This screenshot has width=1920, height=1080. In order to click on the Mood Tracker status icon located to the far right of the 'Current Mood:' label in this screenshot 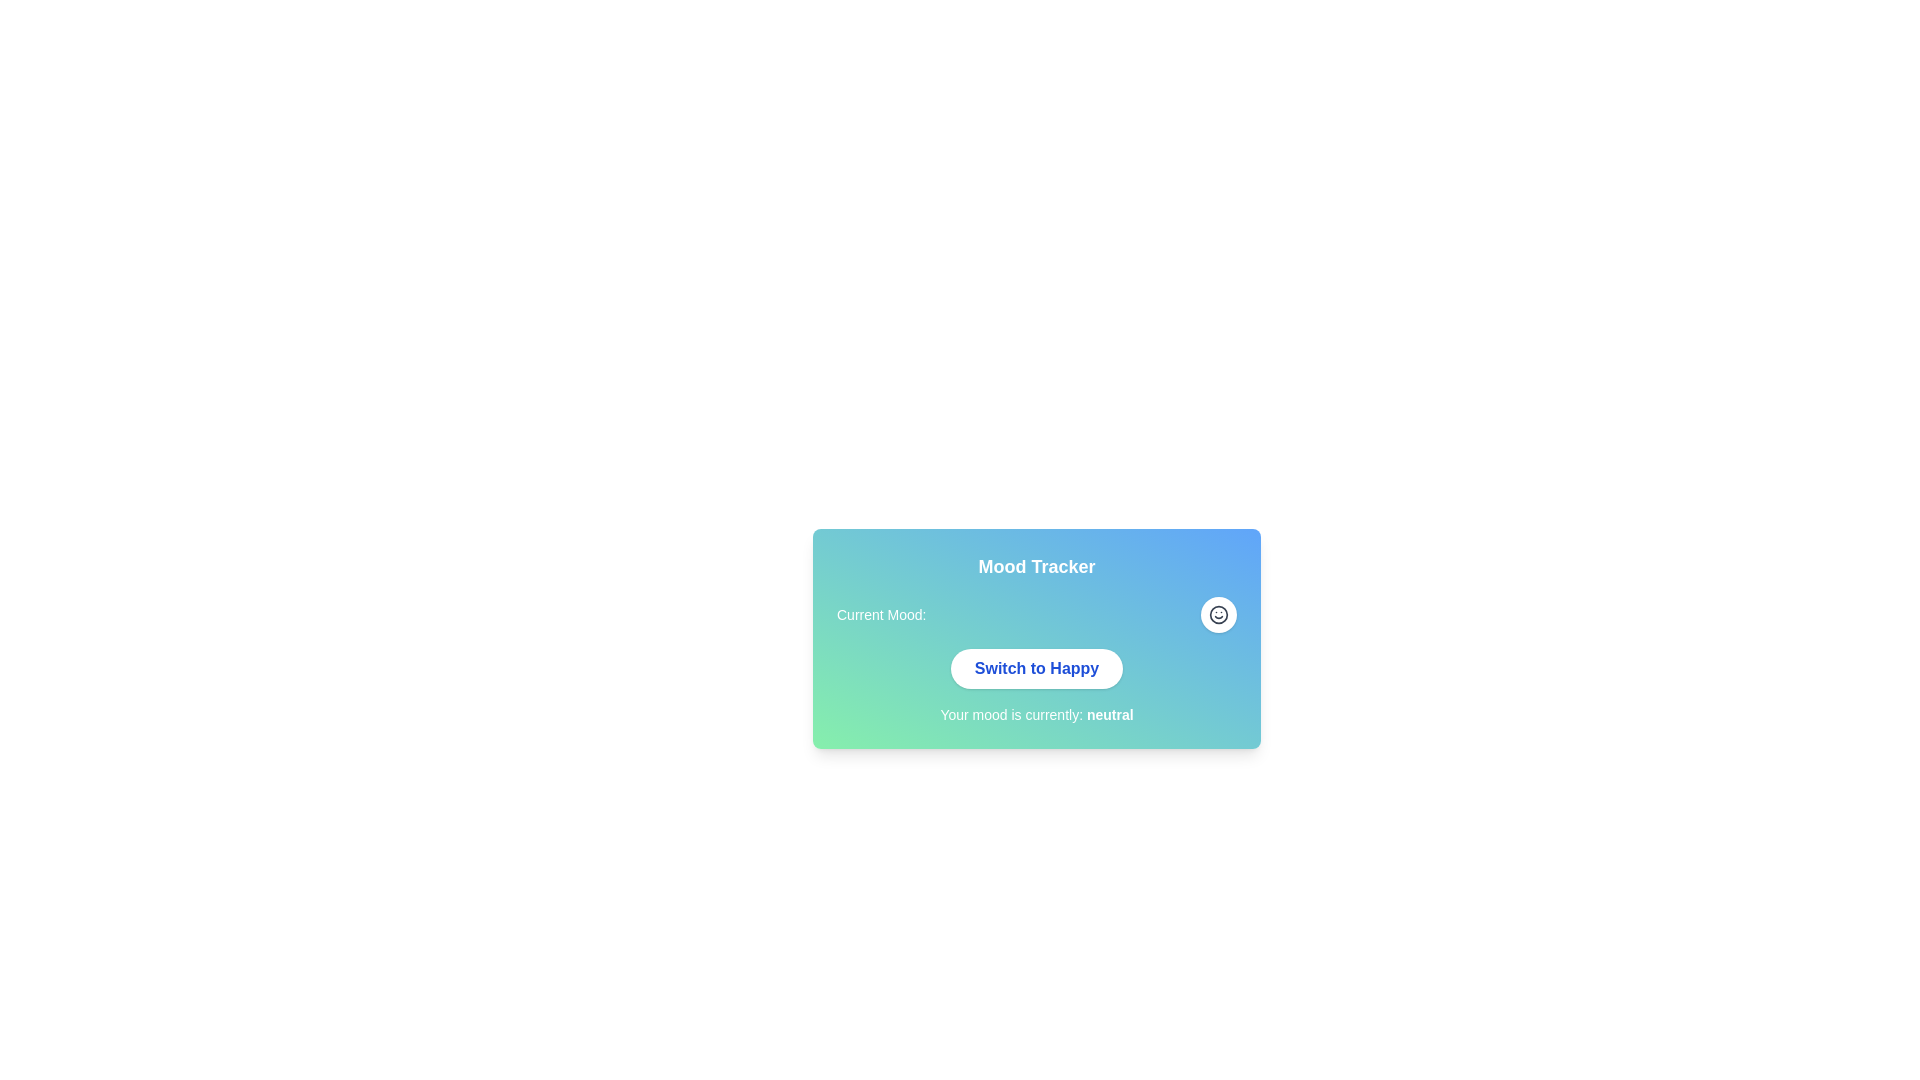, I will do `click(1218, 613)`.